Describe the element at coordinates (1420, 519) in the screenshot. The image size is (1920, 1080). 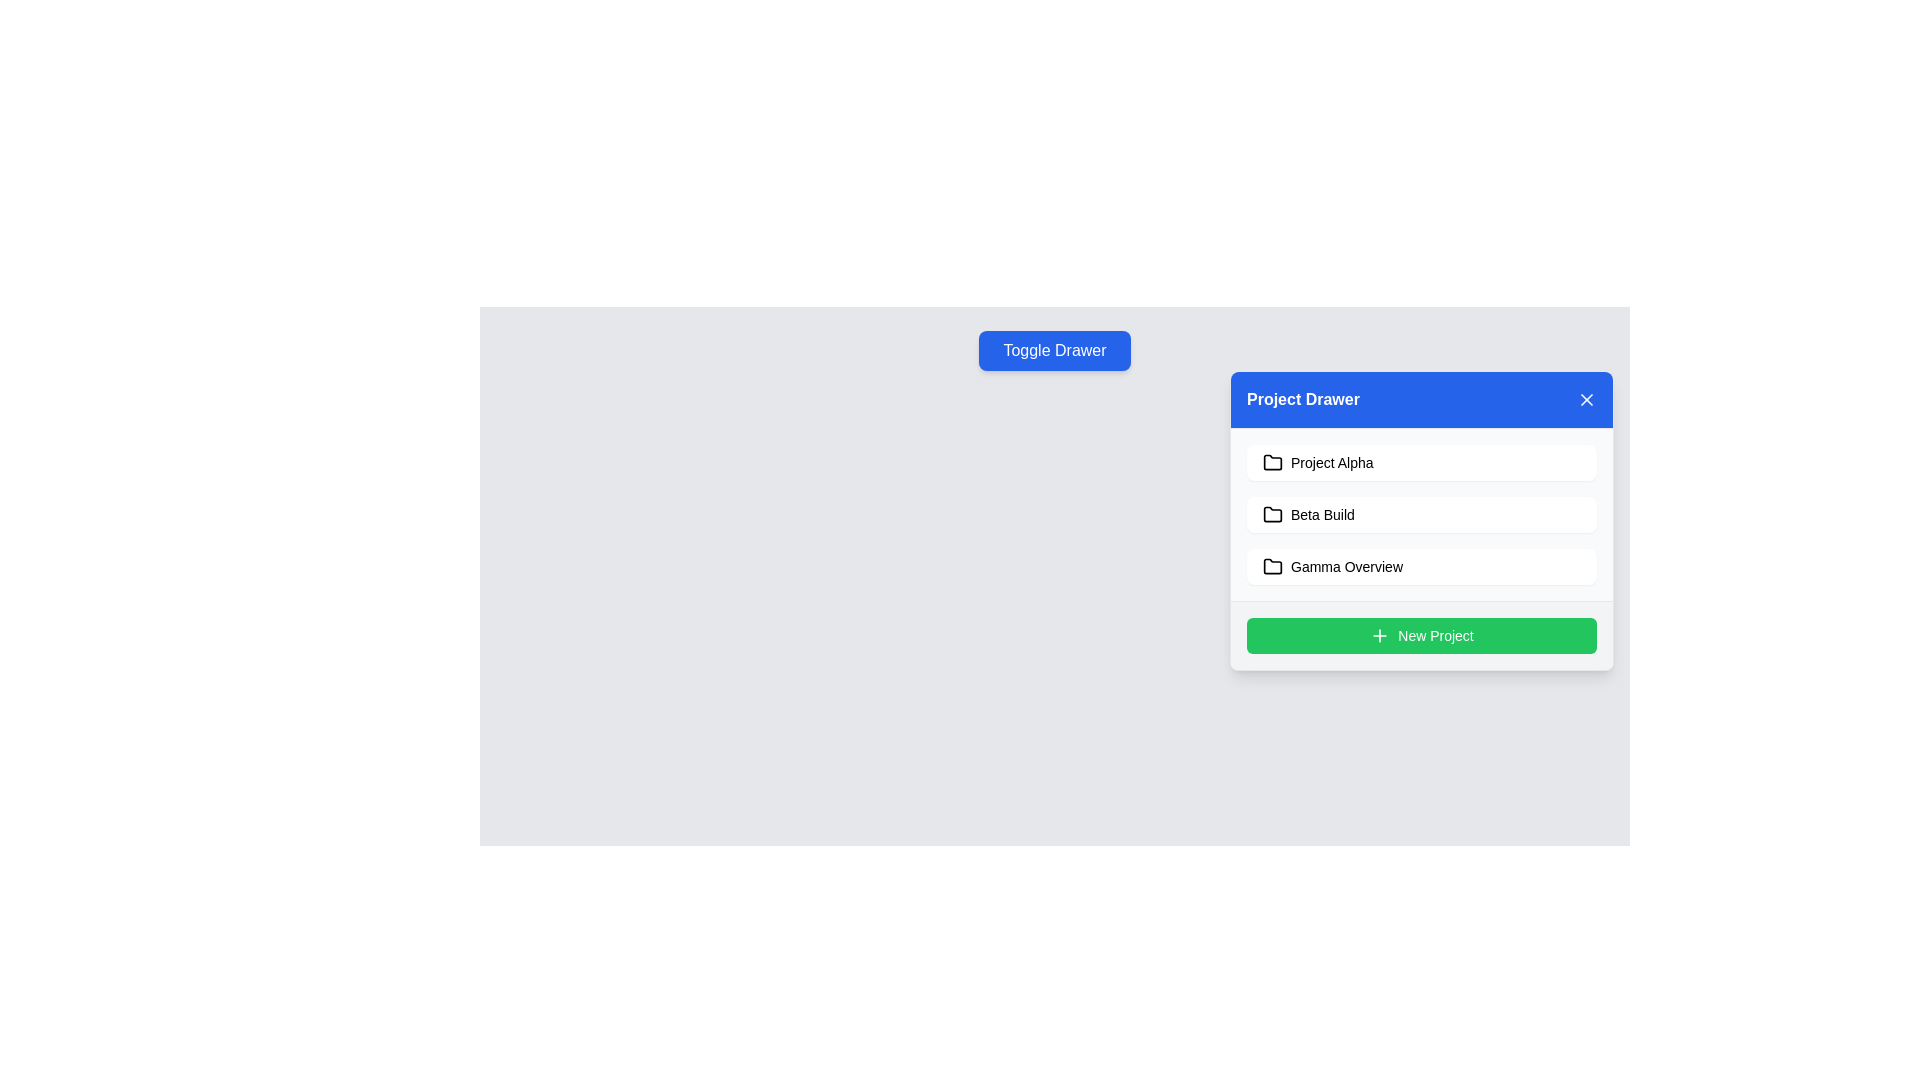
I see `the 'Beta Build' menu item in the 'Project Drawer'` at that location.